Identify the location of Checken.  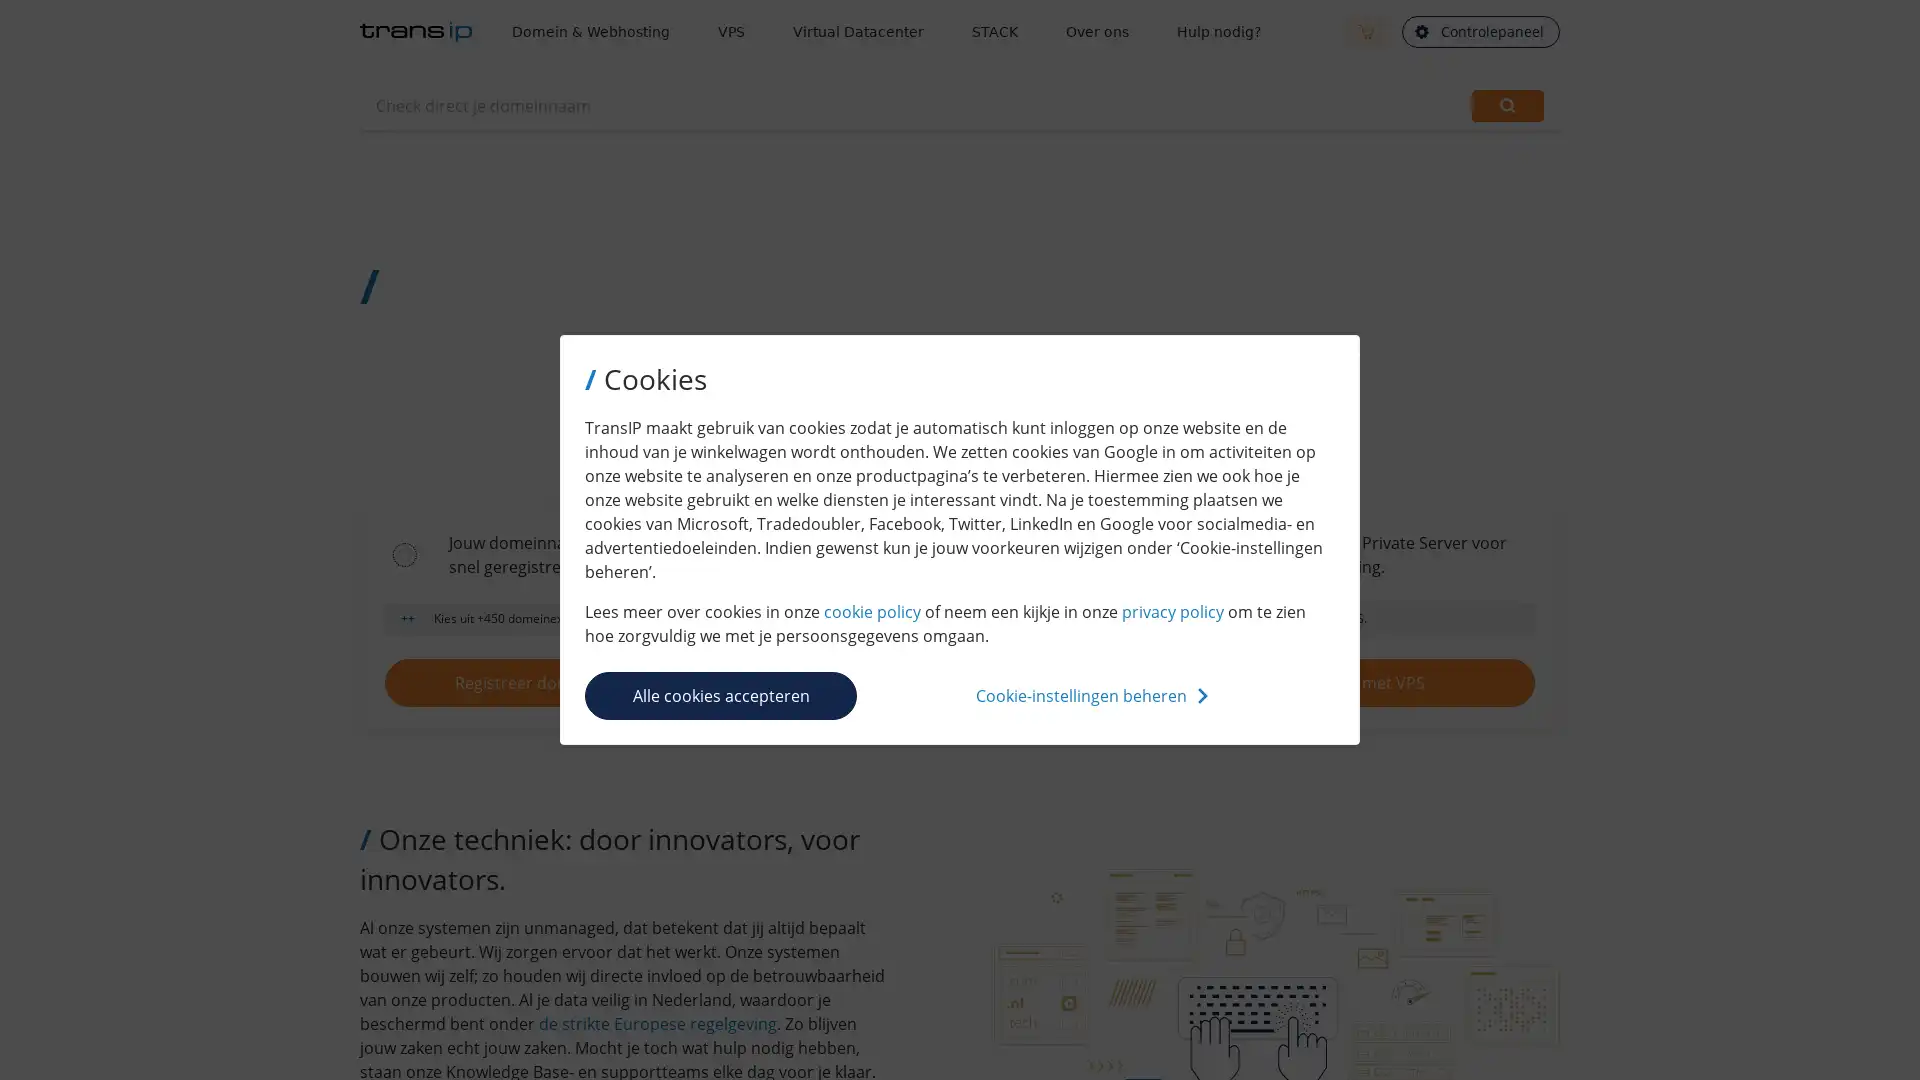
(1507, 105).